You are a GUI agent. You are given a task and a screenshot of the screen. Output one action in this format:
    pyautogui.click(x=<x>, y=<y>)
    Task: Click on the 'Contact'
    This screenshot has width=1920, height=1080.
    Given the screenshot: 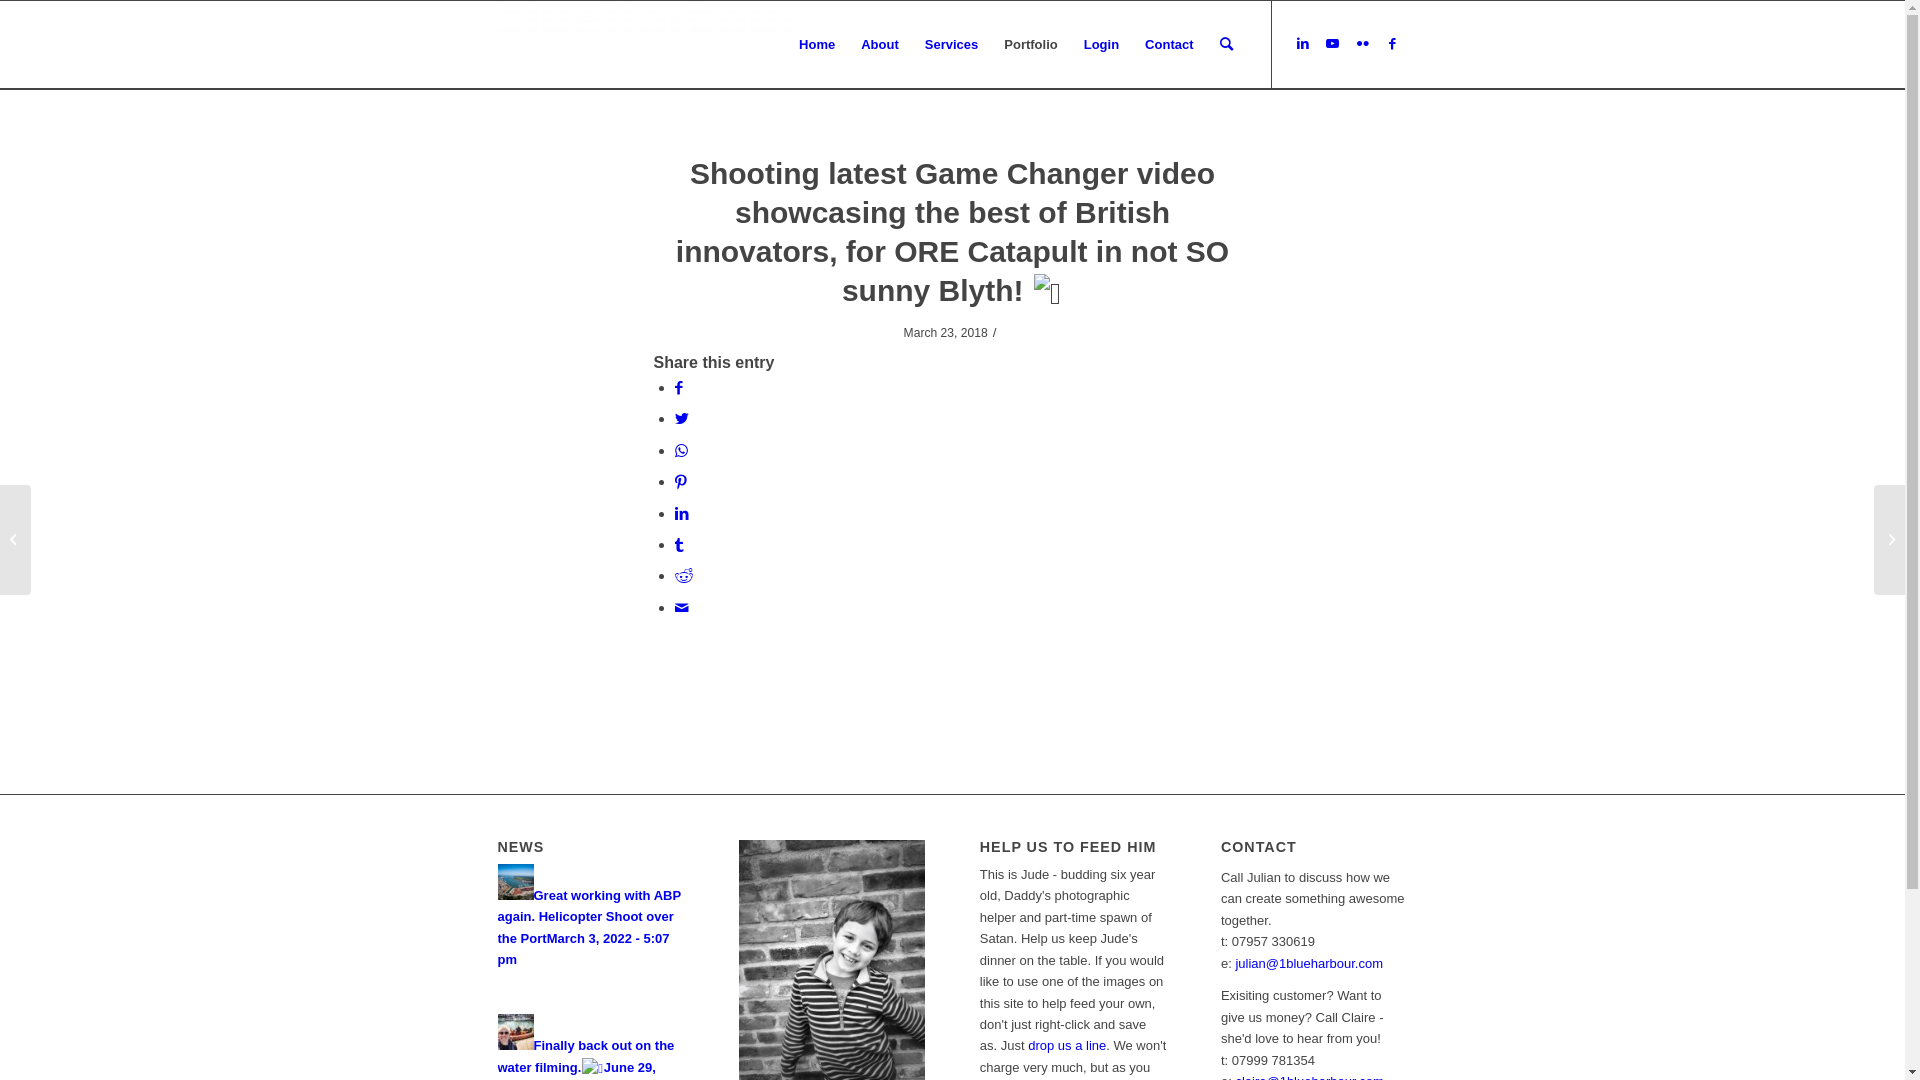 What is the action you would take?
    pyautogui.click(x=1169, y=45)
    